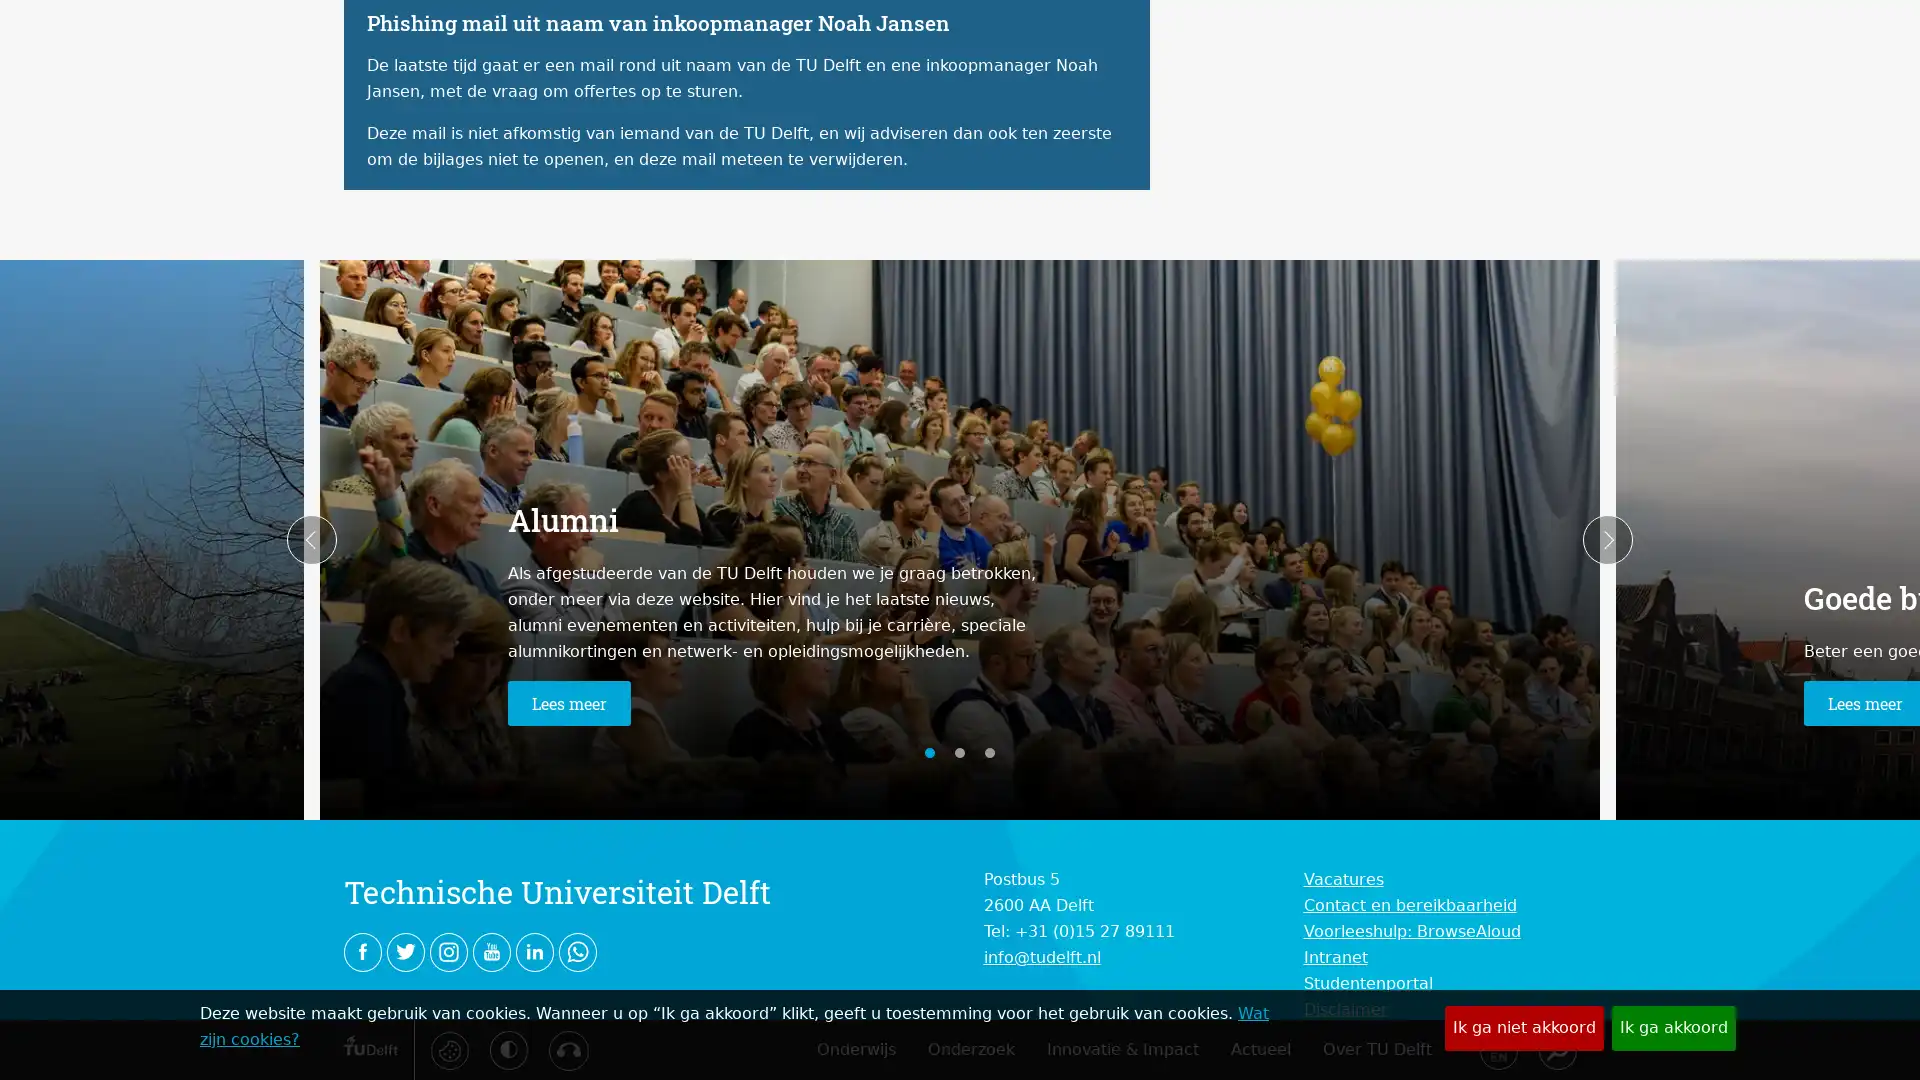 The image size is (1920, 1080). Describe the element at coordinates (1555, 1048) in the screenshot. I see `Zoeken` at that location.